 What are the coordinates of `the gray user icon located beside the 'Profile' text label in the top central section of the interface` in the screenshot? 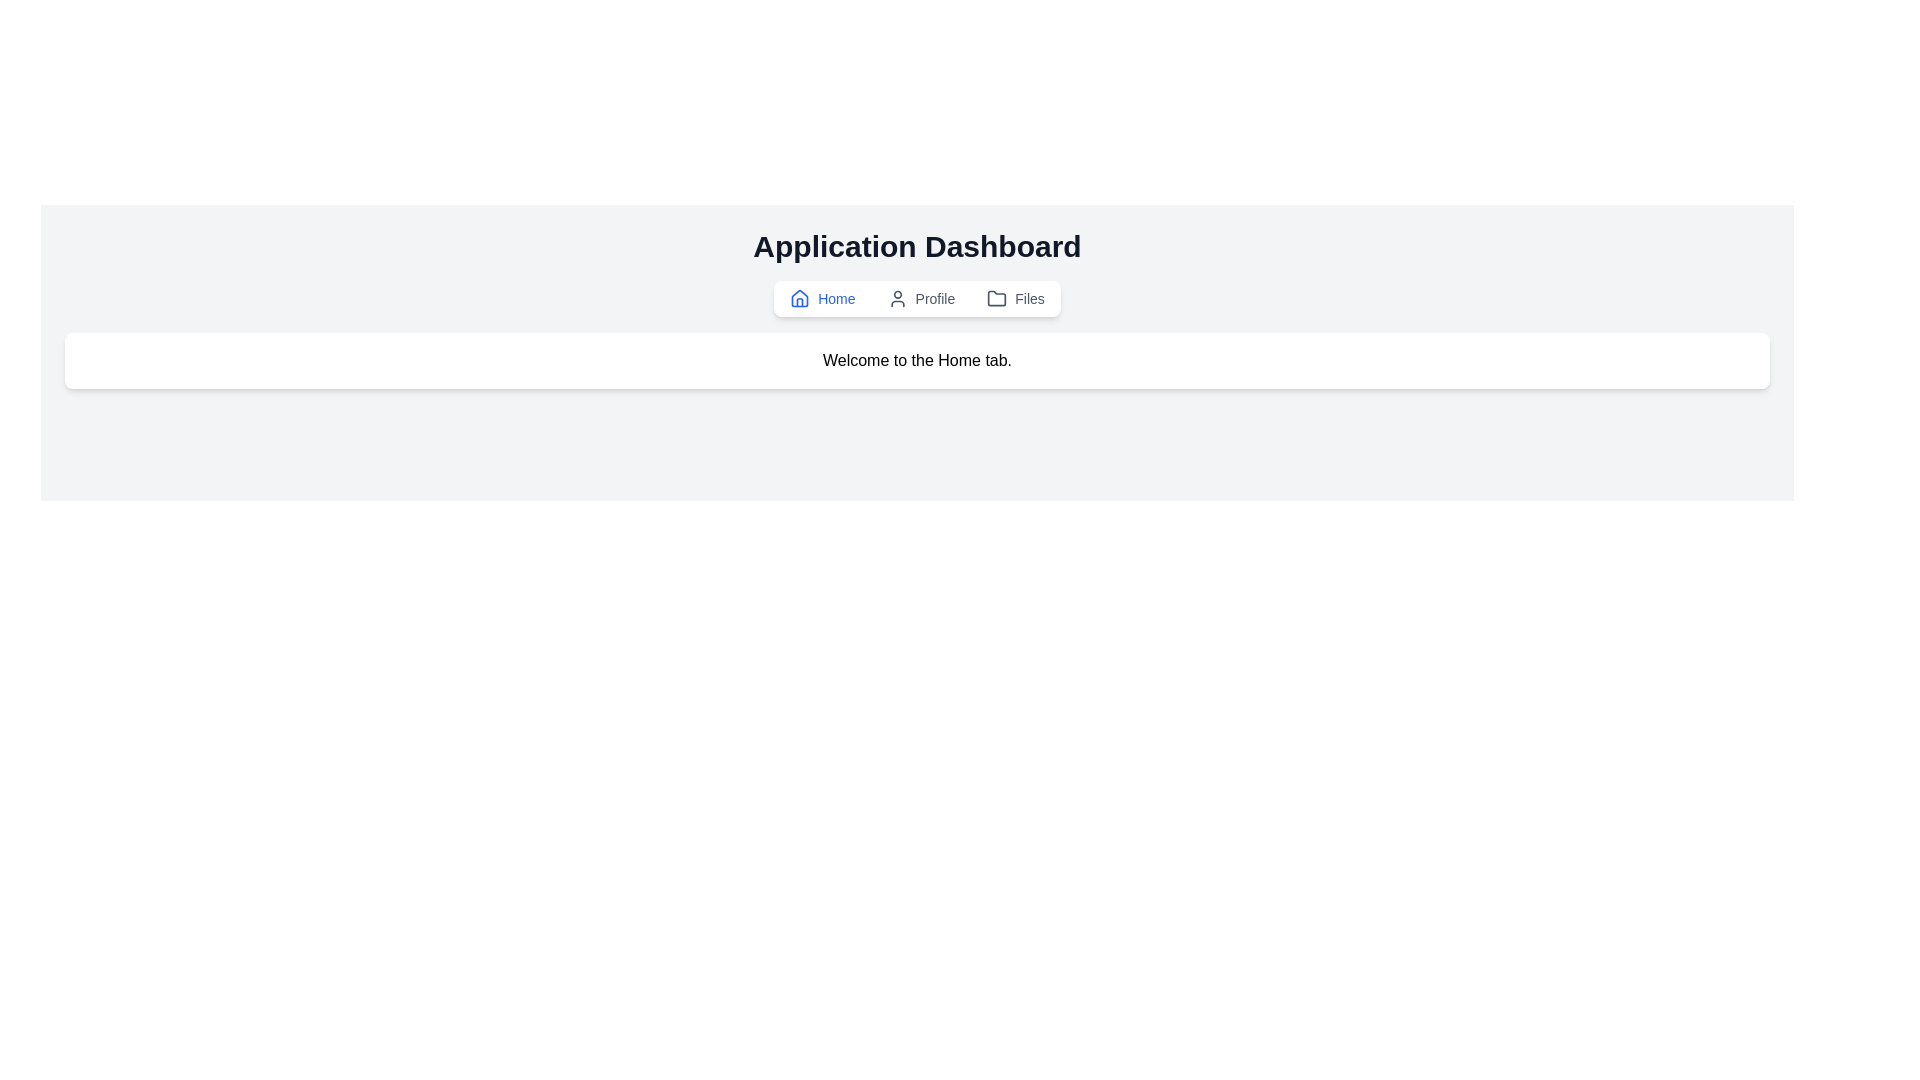 It's located at (896, 299).